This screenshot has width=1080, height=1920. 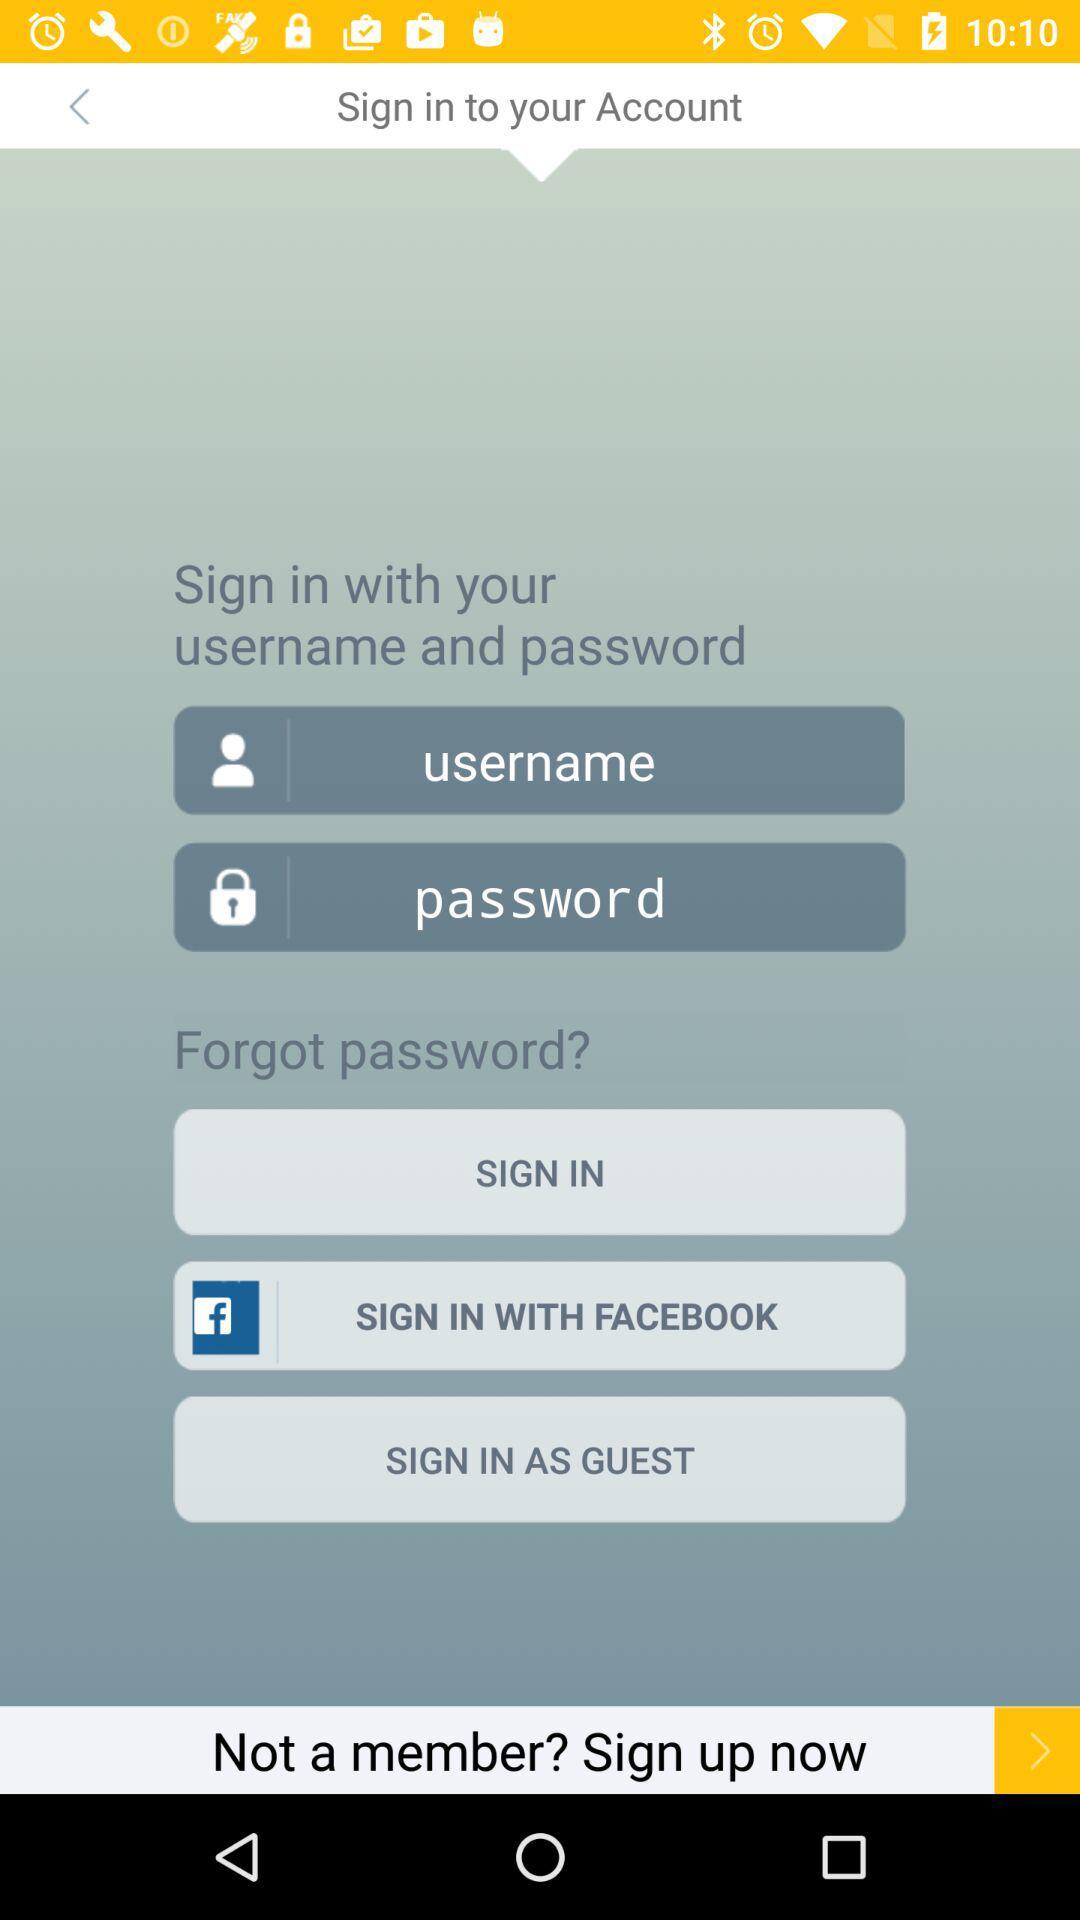 What do you see at coordinates (540, 895) in the screenshot?
I see `password typing option` at bounding box center [540, 895].